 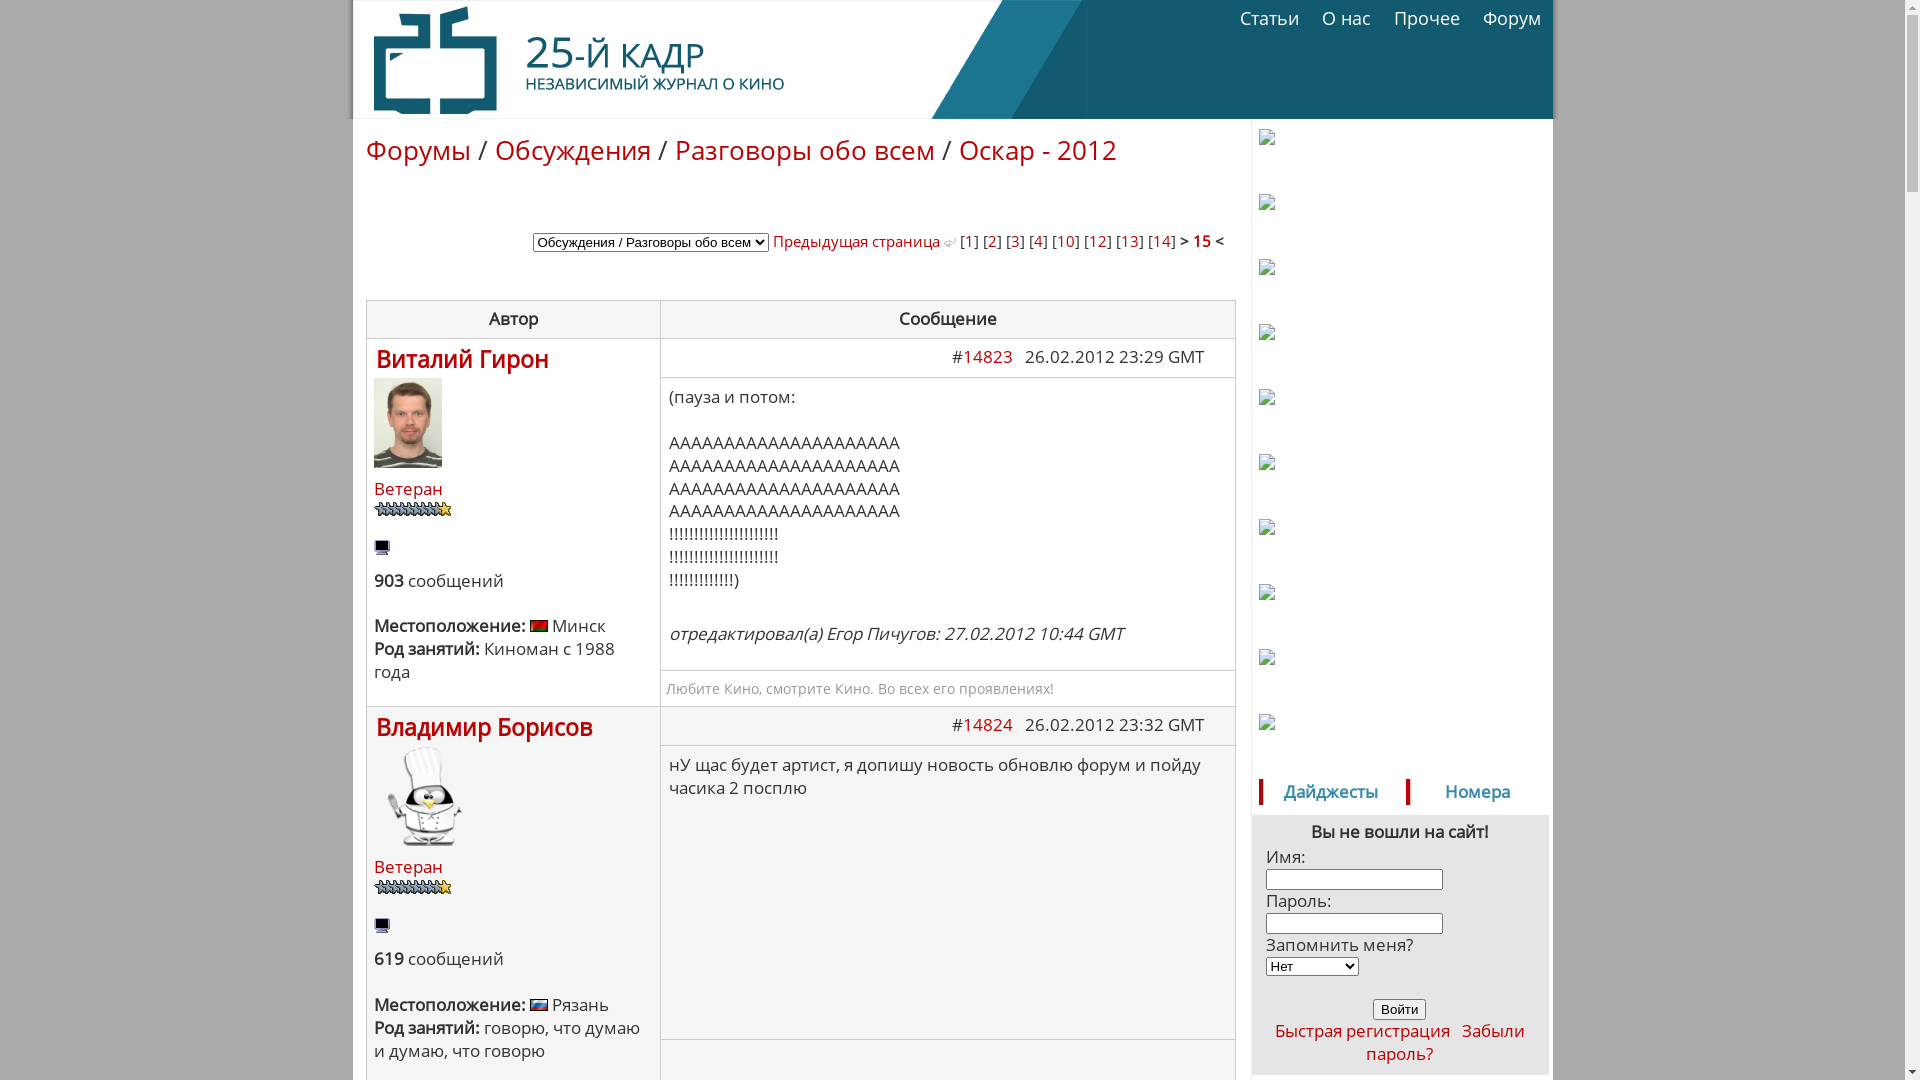 I want to click on '14', so click(x=1152, y=239).